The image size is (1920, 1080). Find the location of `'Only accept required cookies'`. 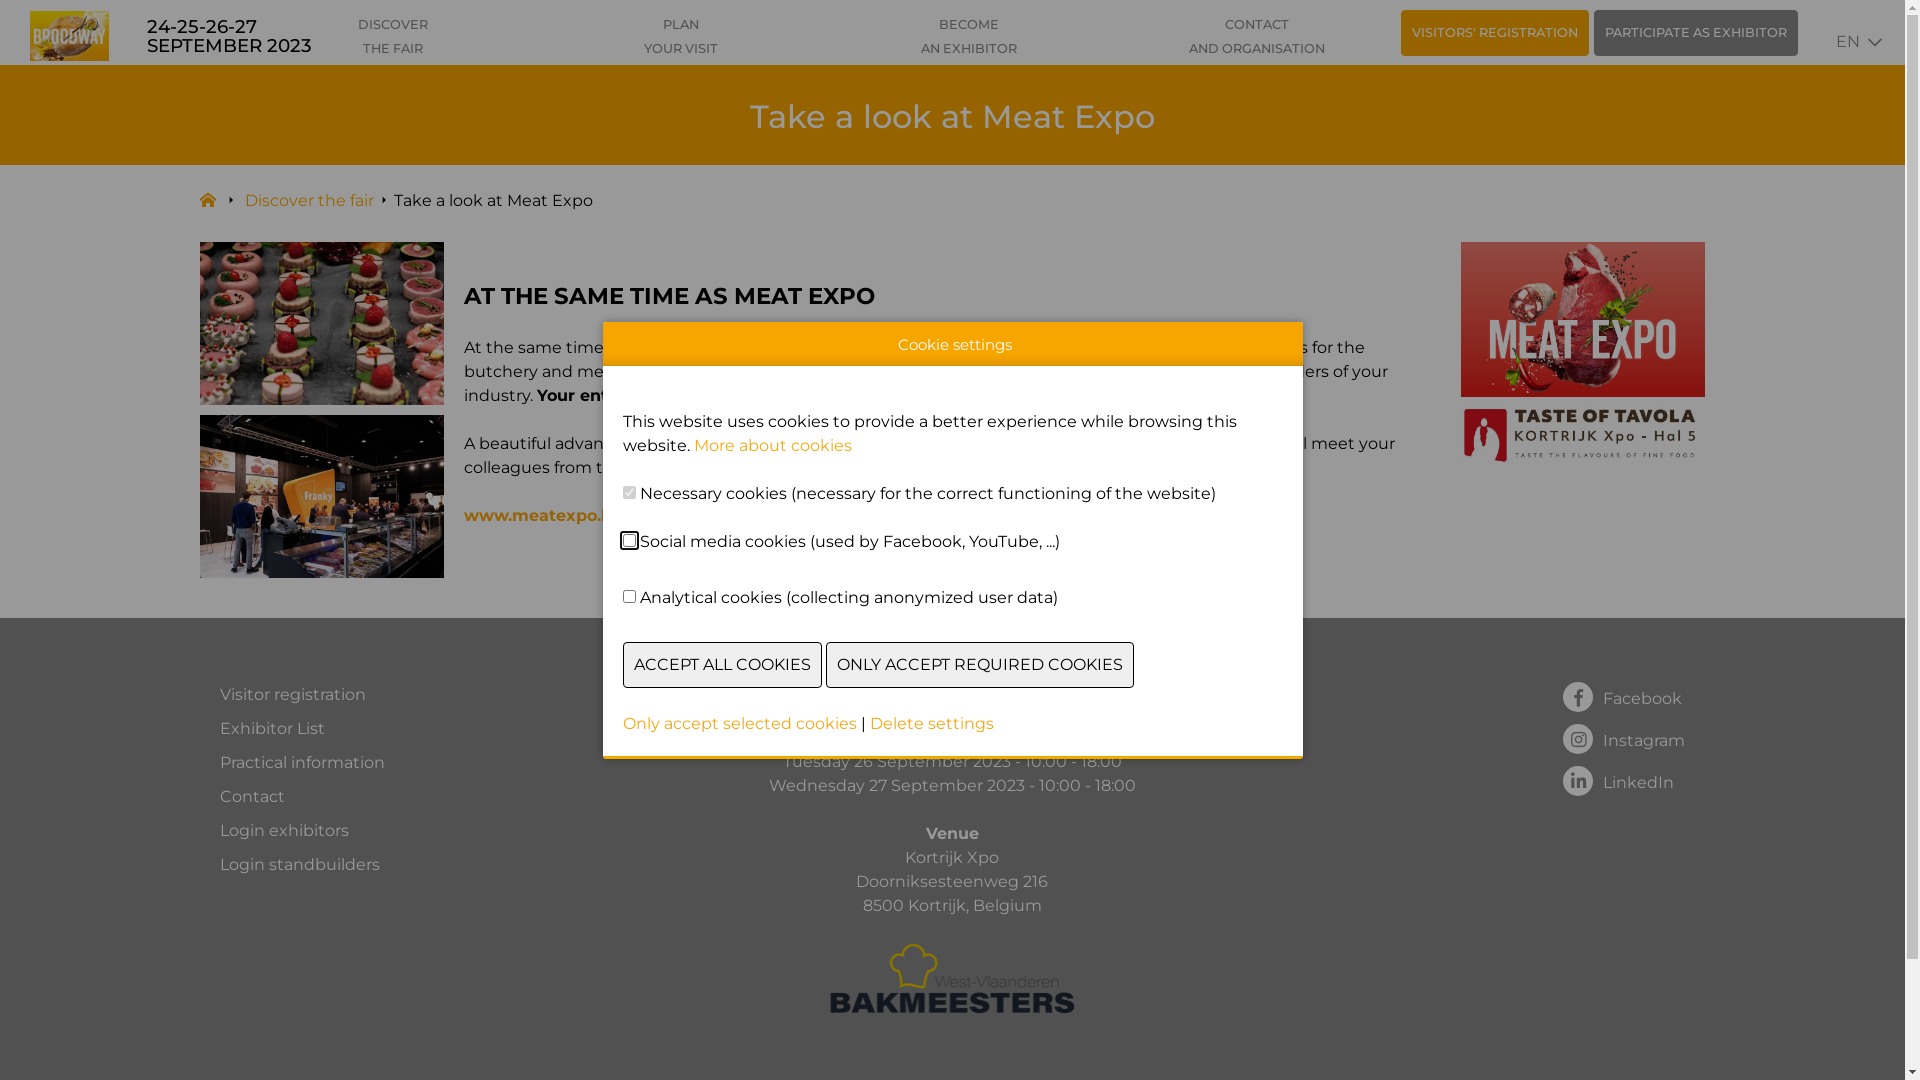

'Only accept required cookies' is located at coordinates (979, 664).